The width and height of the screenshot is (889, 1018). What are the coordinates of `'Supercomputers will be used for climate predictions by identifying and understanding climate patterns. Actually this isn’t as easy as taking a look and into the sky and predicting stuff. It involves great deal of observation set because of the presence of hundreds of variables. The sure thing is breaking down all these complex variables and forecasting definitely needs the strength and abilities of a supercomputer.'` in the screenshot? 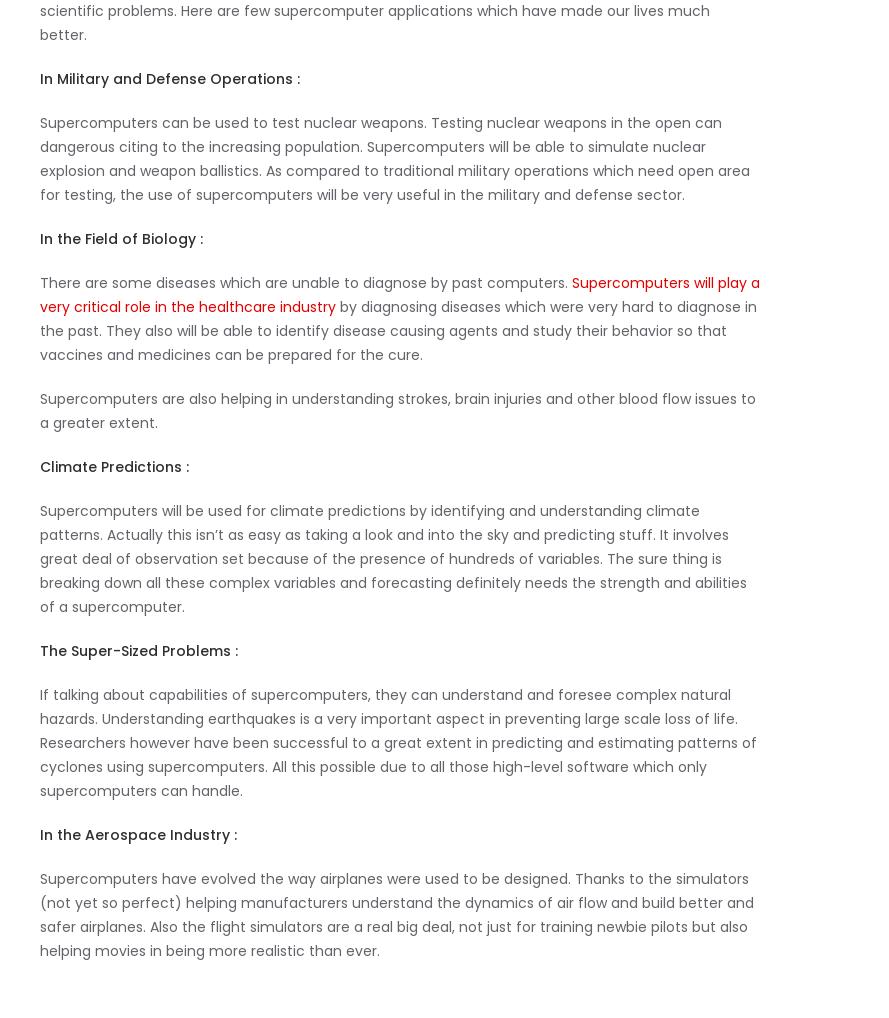 It's located at (40, 556).